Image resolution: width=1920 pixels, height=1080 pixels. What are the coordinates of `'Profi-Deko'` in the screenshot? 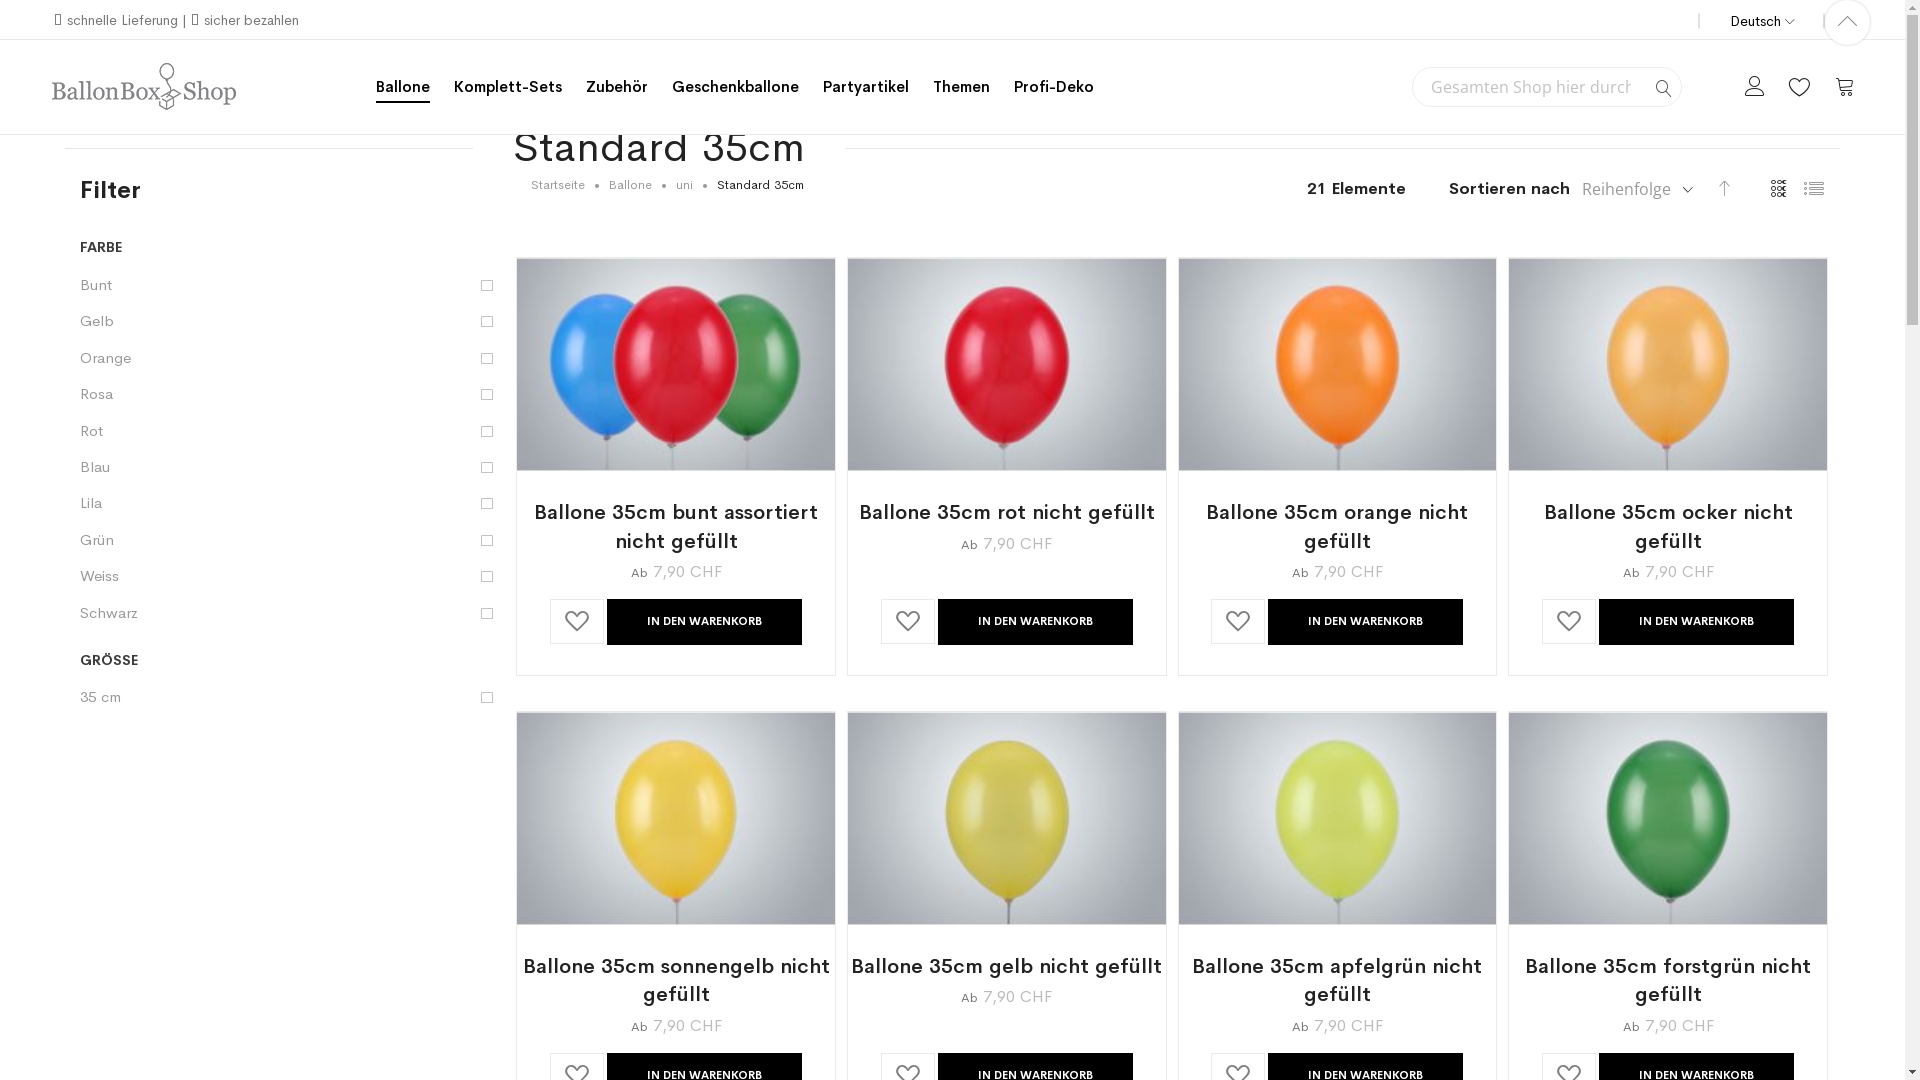 It's located at (1013, 85).